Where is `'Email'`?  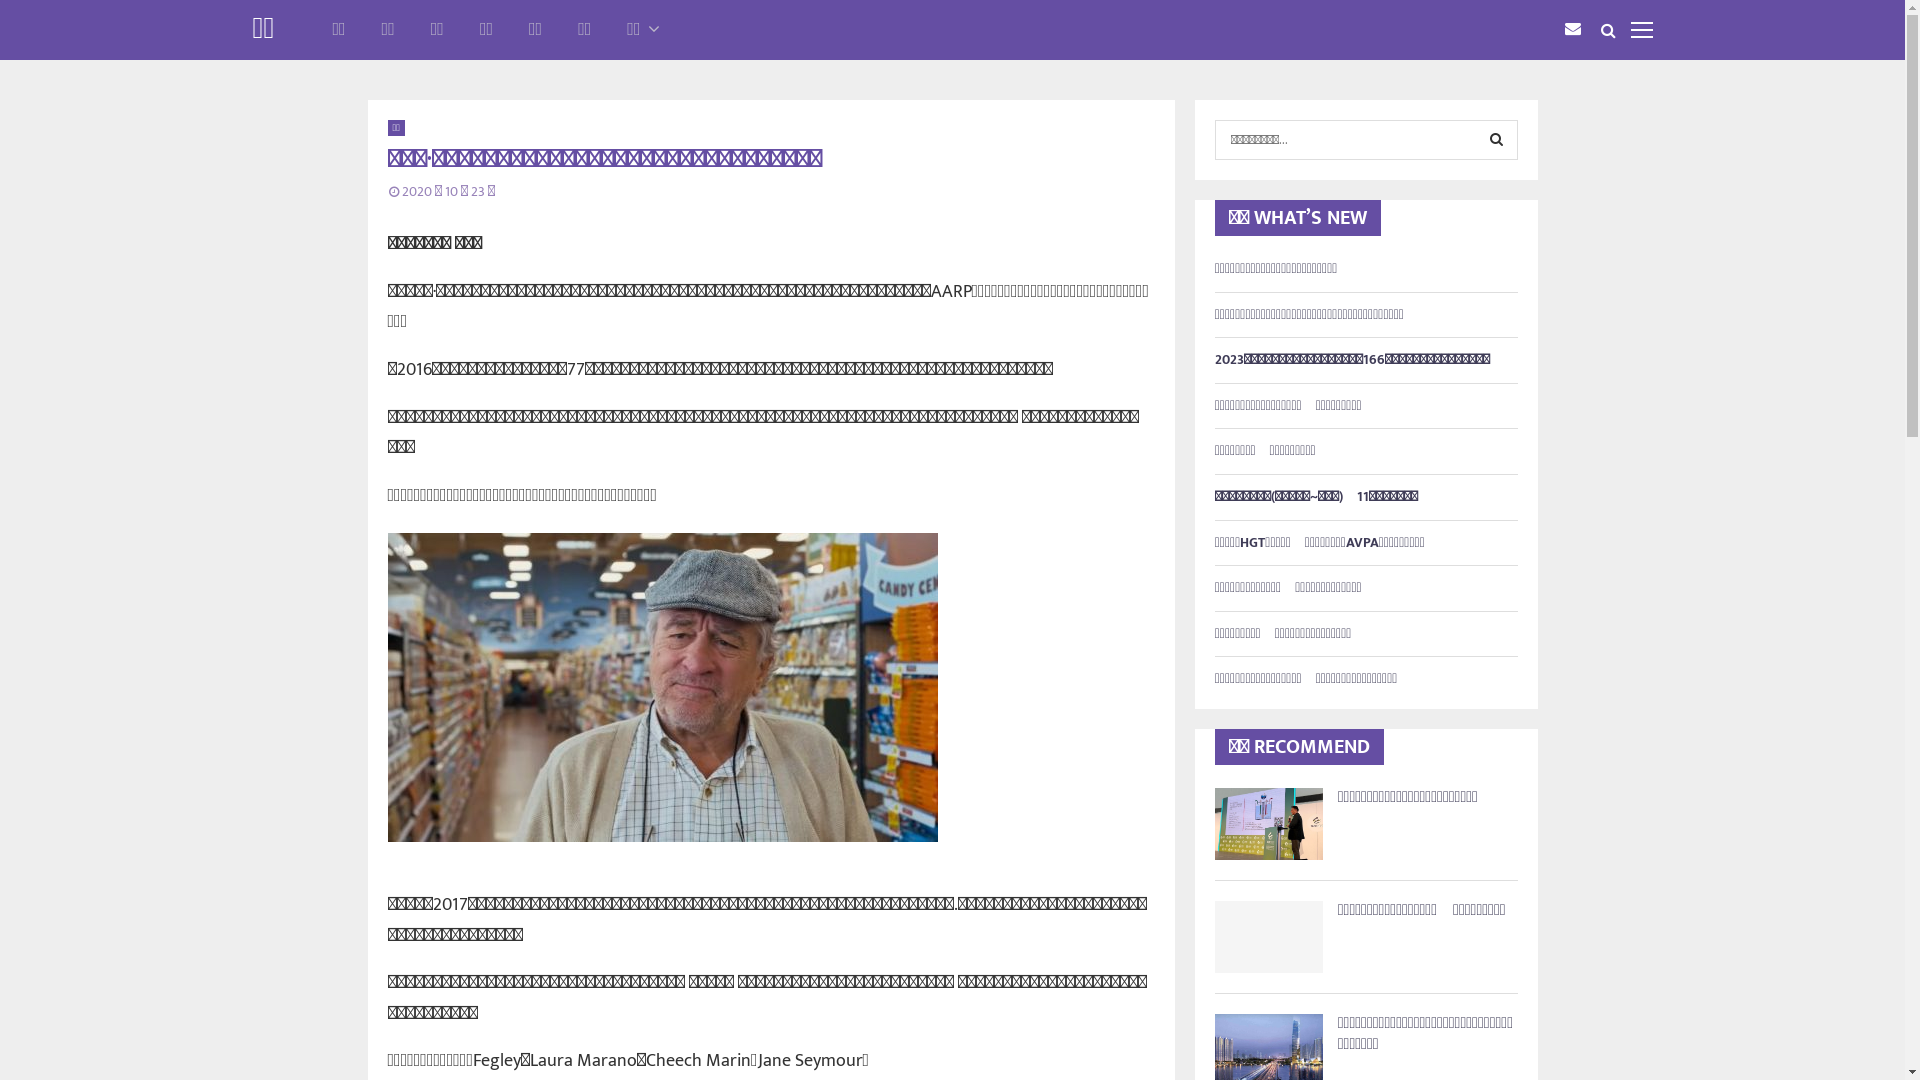 'Email' is located at coordinates (1576, 30).